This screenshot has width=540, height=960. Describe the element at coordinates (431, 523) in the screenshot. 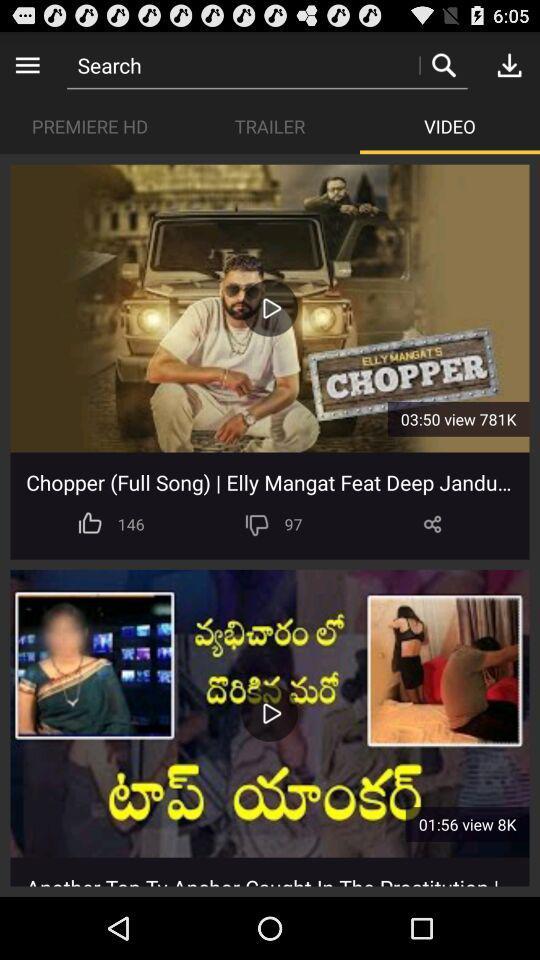

I see `the item to the right of the 97 icon` at that location.